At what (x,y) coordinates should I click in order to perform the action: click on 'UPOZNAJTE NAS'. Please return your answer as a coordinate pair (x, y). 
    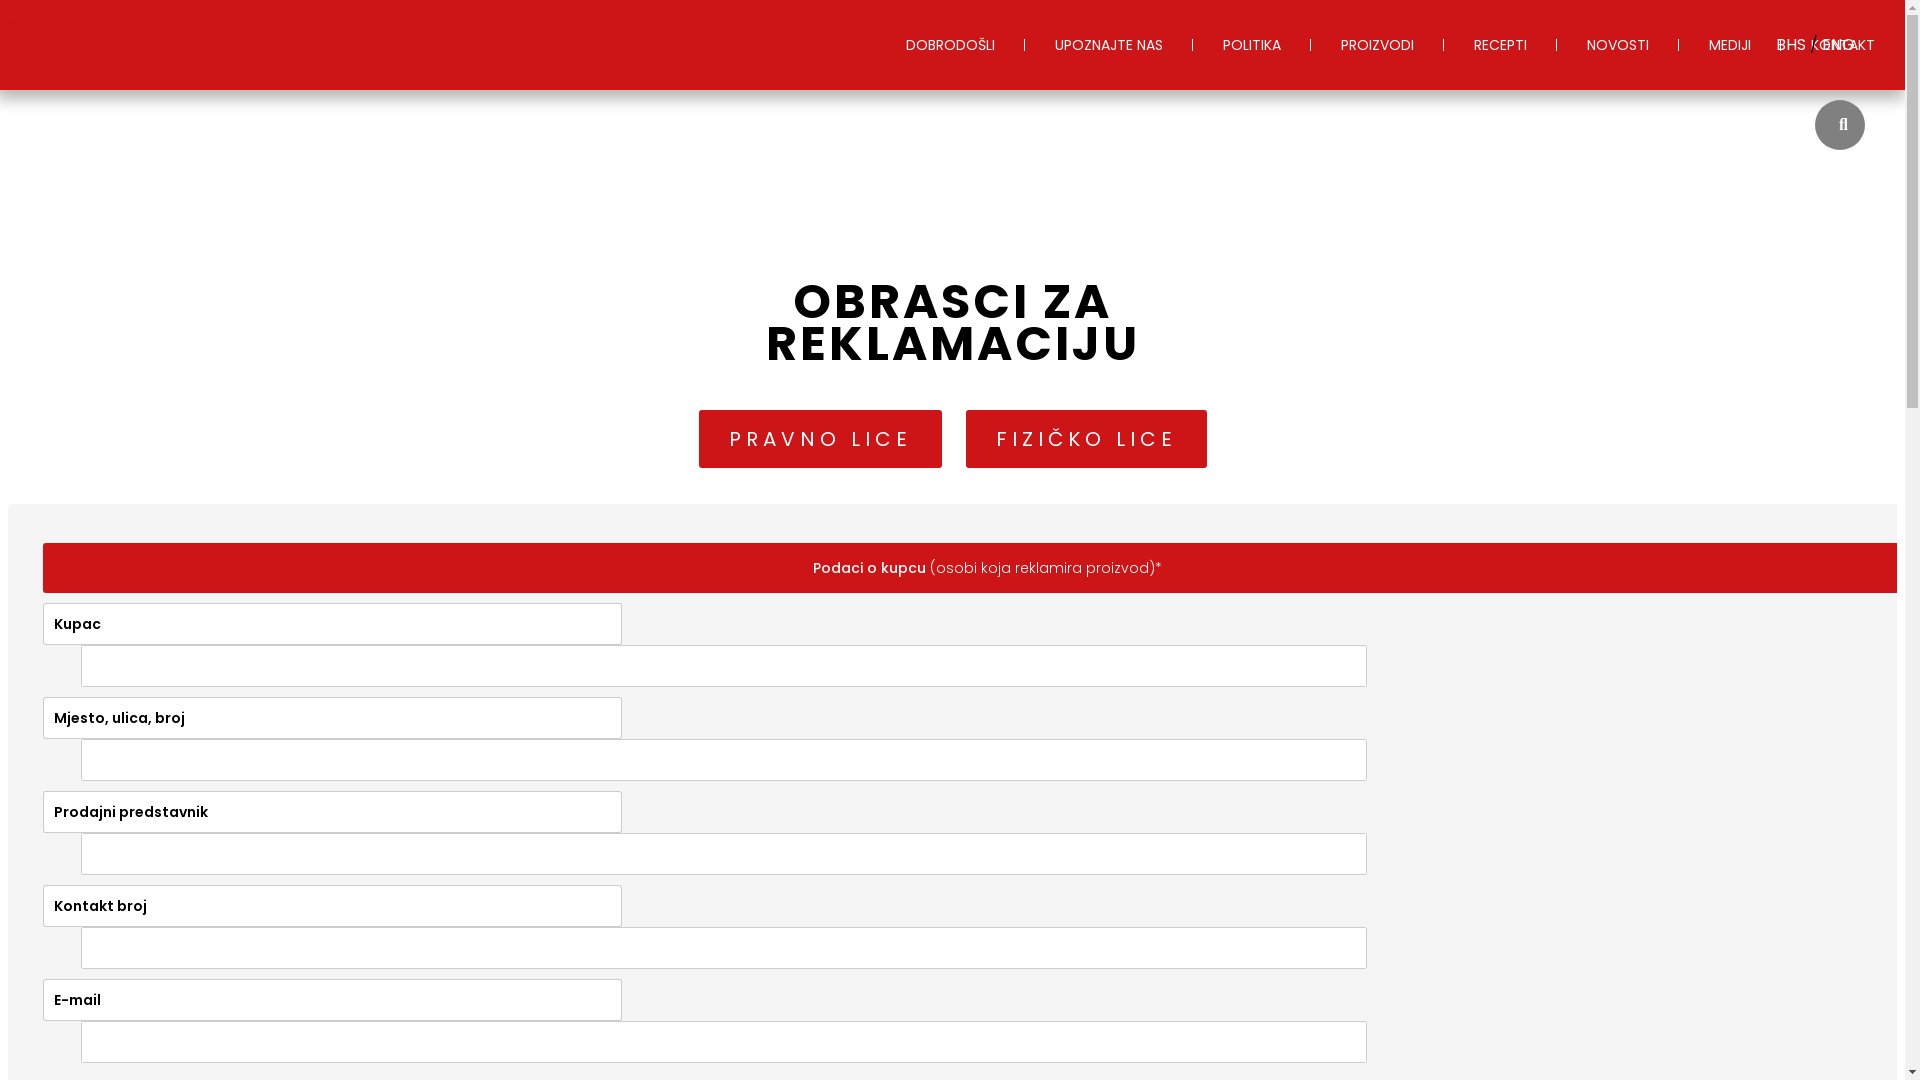
    Looking at the image, I should click on (1025, 45).